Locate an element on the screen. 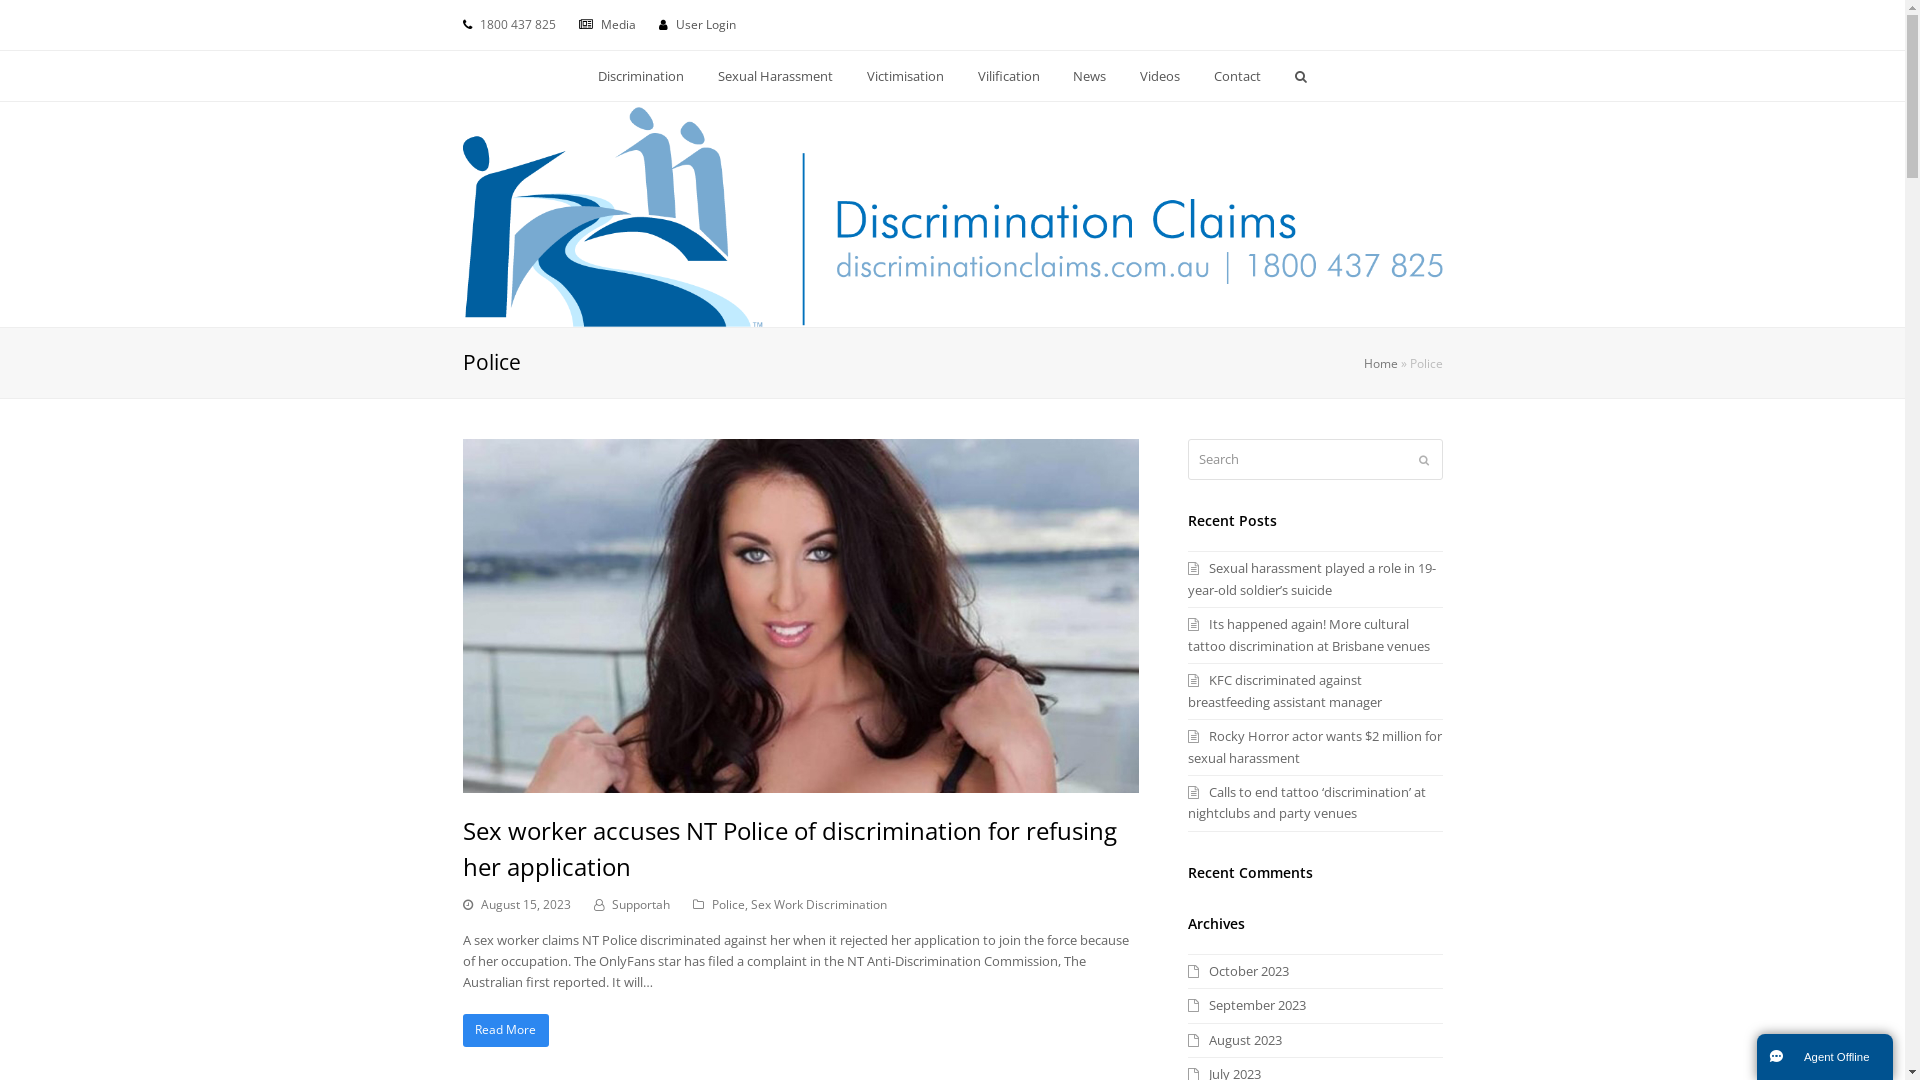 Image resolution: width=1920 pixels, height=1080 pixels. 'Contact' is located at coordinates (1237, 75).